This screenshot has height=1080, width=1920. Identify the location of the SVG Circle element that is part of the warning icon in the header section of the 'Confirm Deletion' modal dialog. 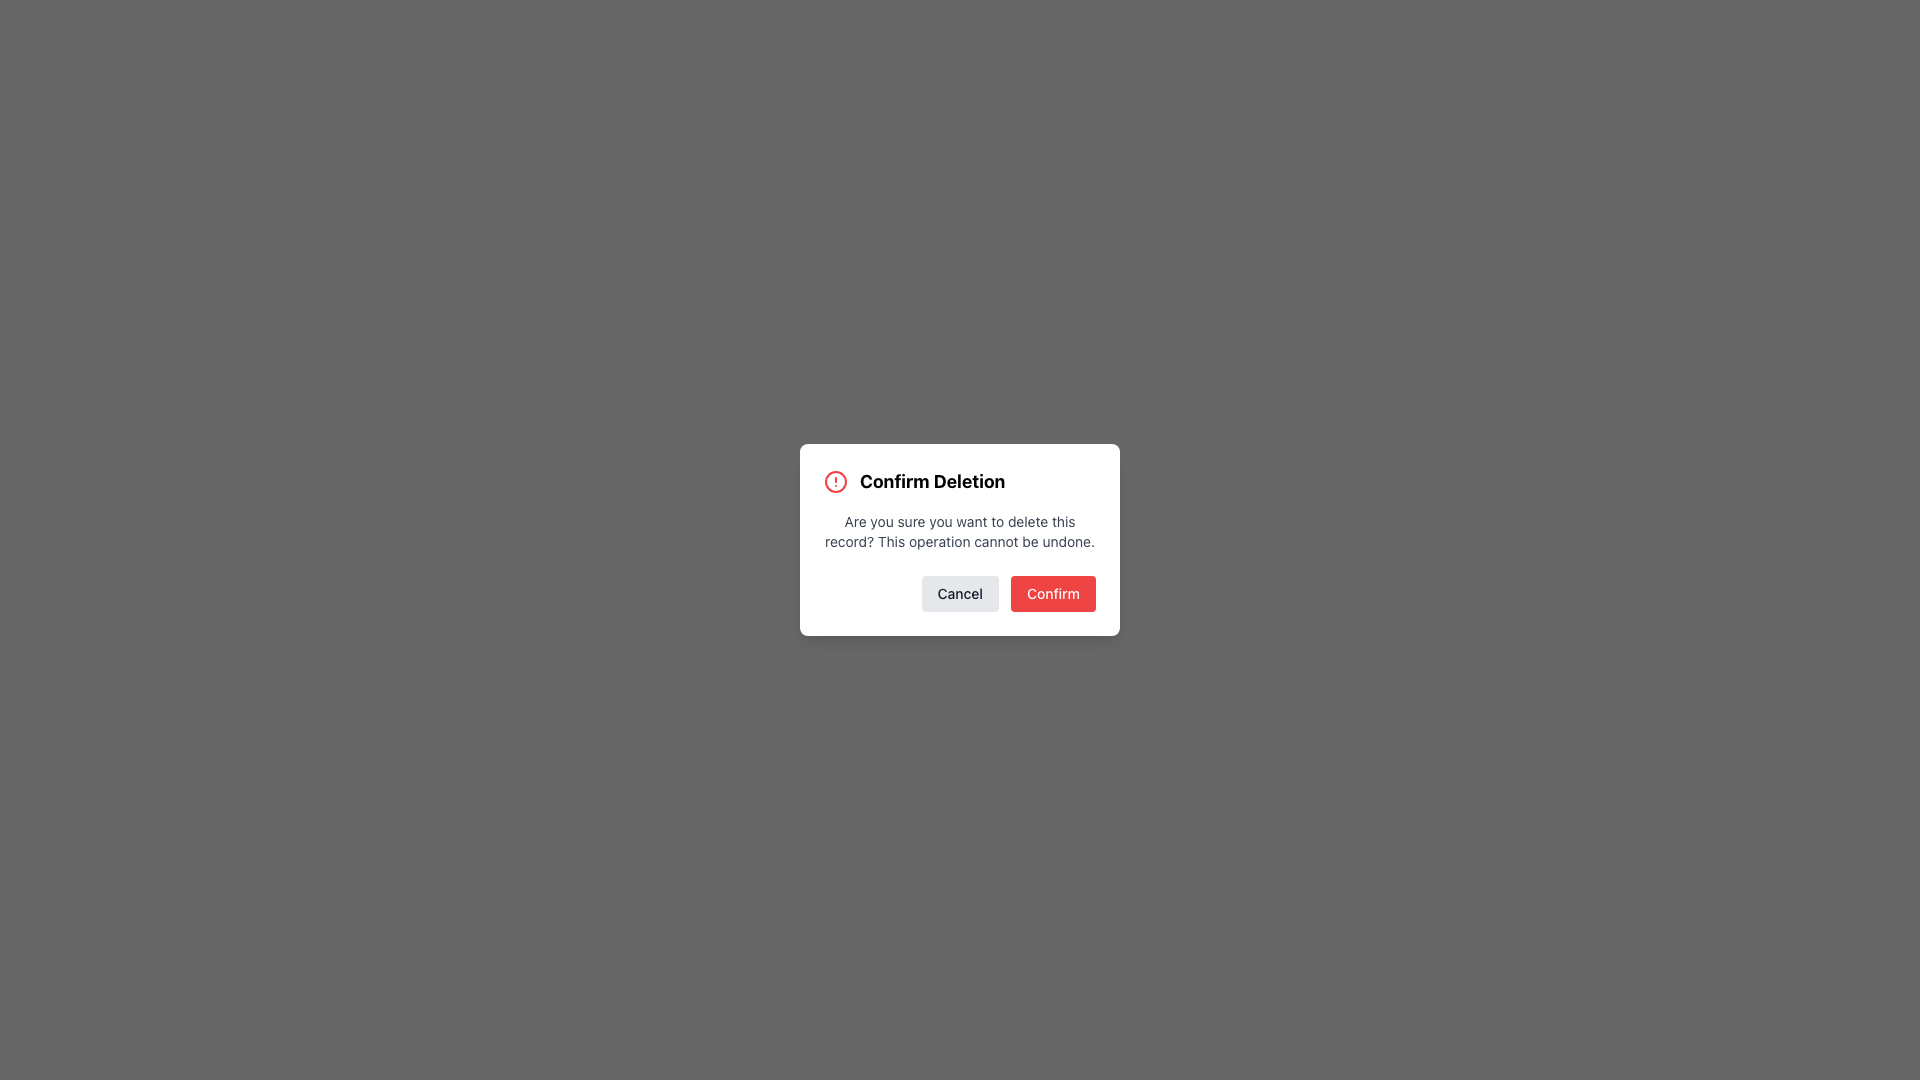
(835, 482).